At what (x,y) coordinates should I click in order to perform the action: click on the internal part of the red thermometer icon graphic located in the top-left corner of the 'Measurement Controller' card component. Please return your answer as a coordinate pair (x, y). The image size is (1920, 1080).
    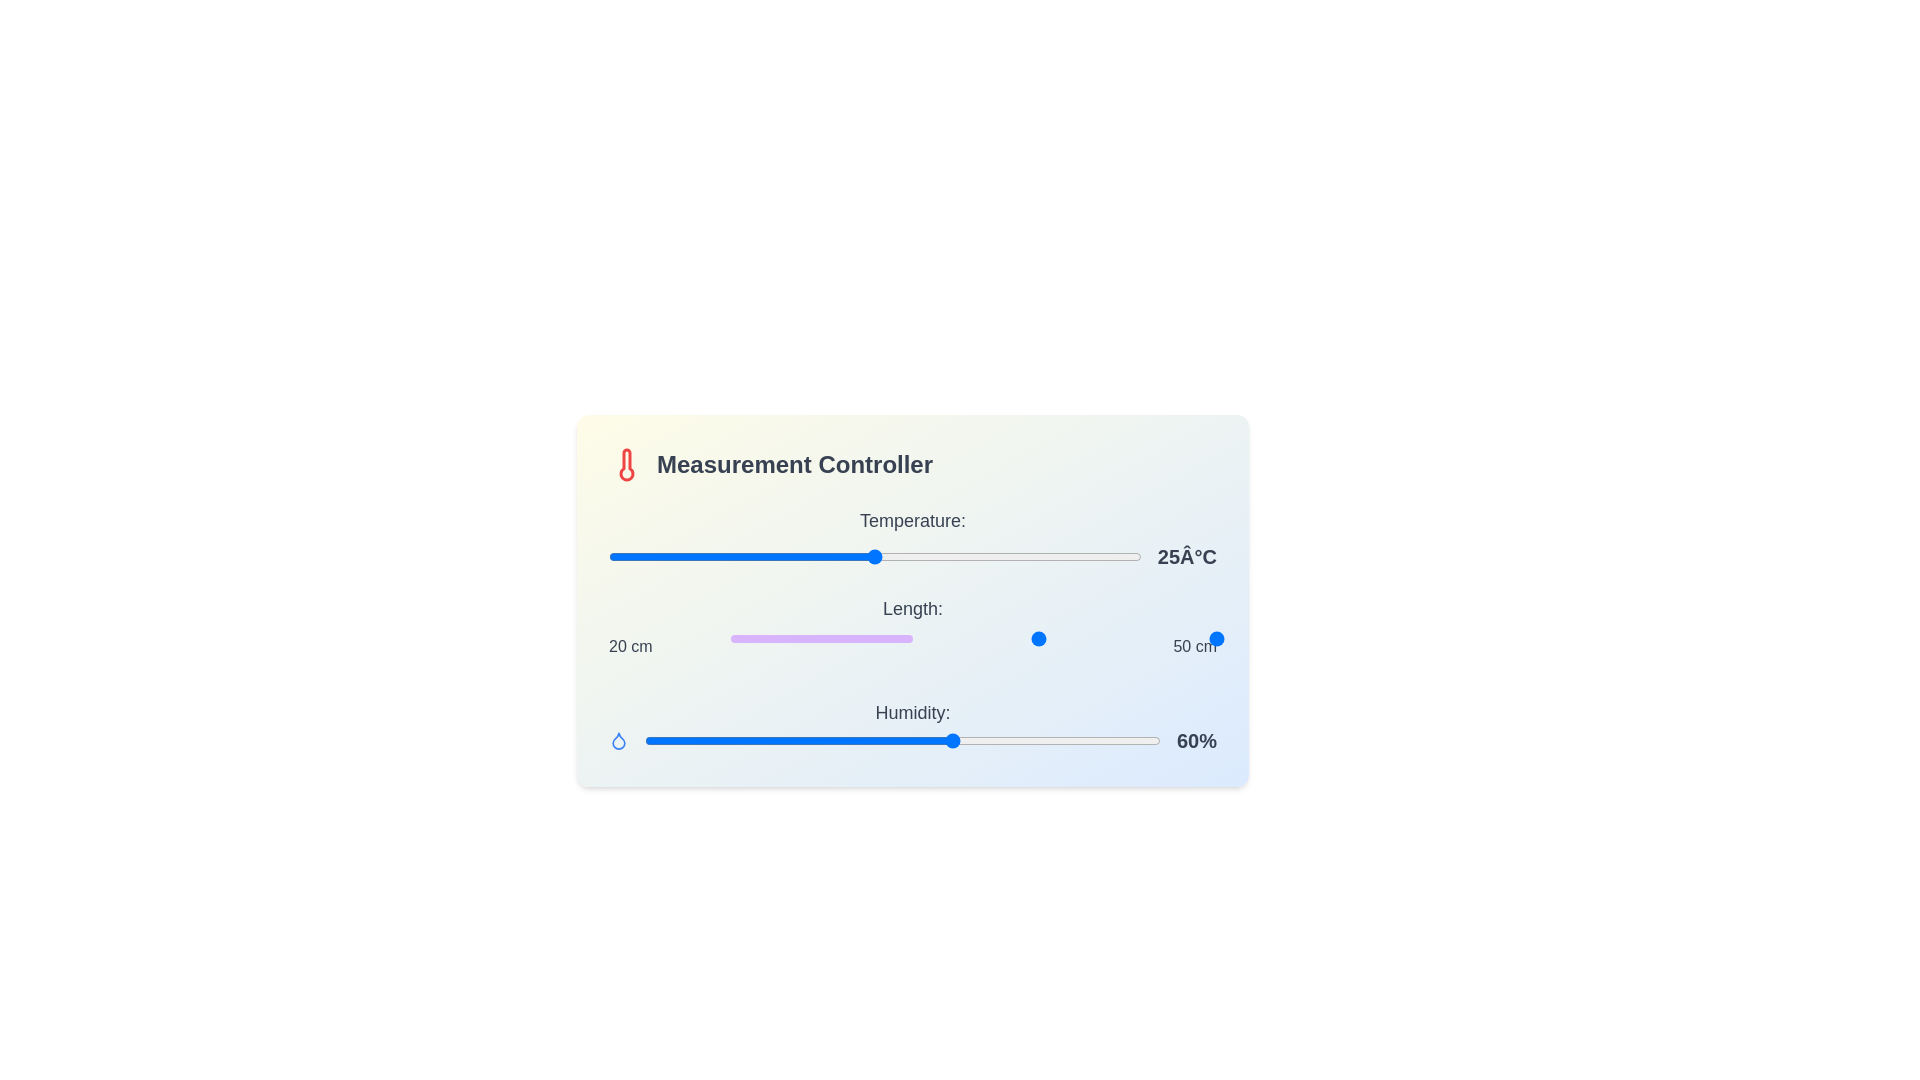
    Looking at the image, I should click on (626, 465).